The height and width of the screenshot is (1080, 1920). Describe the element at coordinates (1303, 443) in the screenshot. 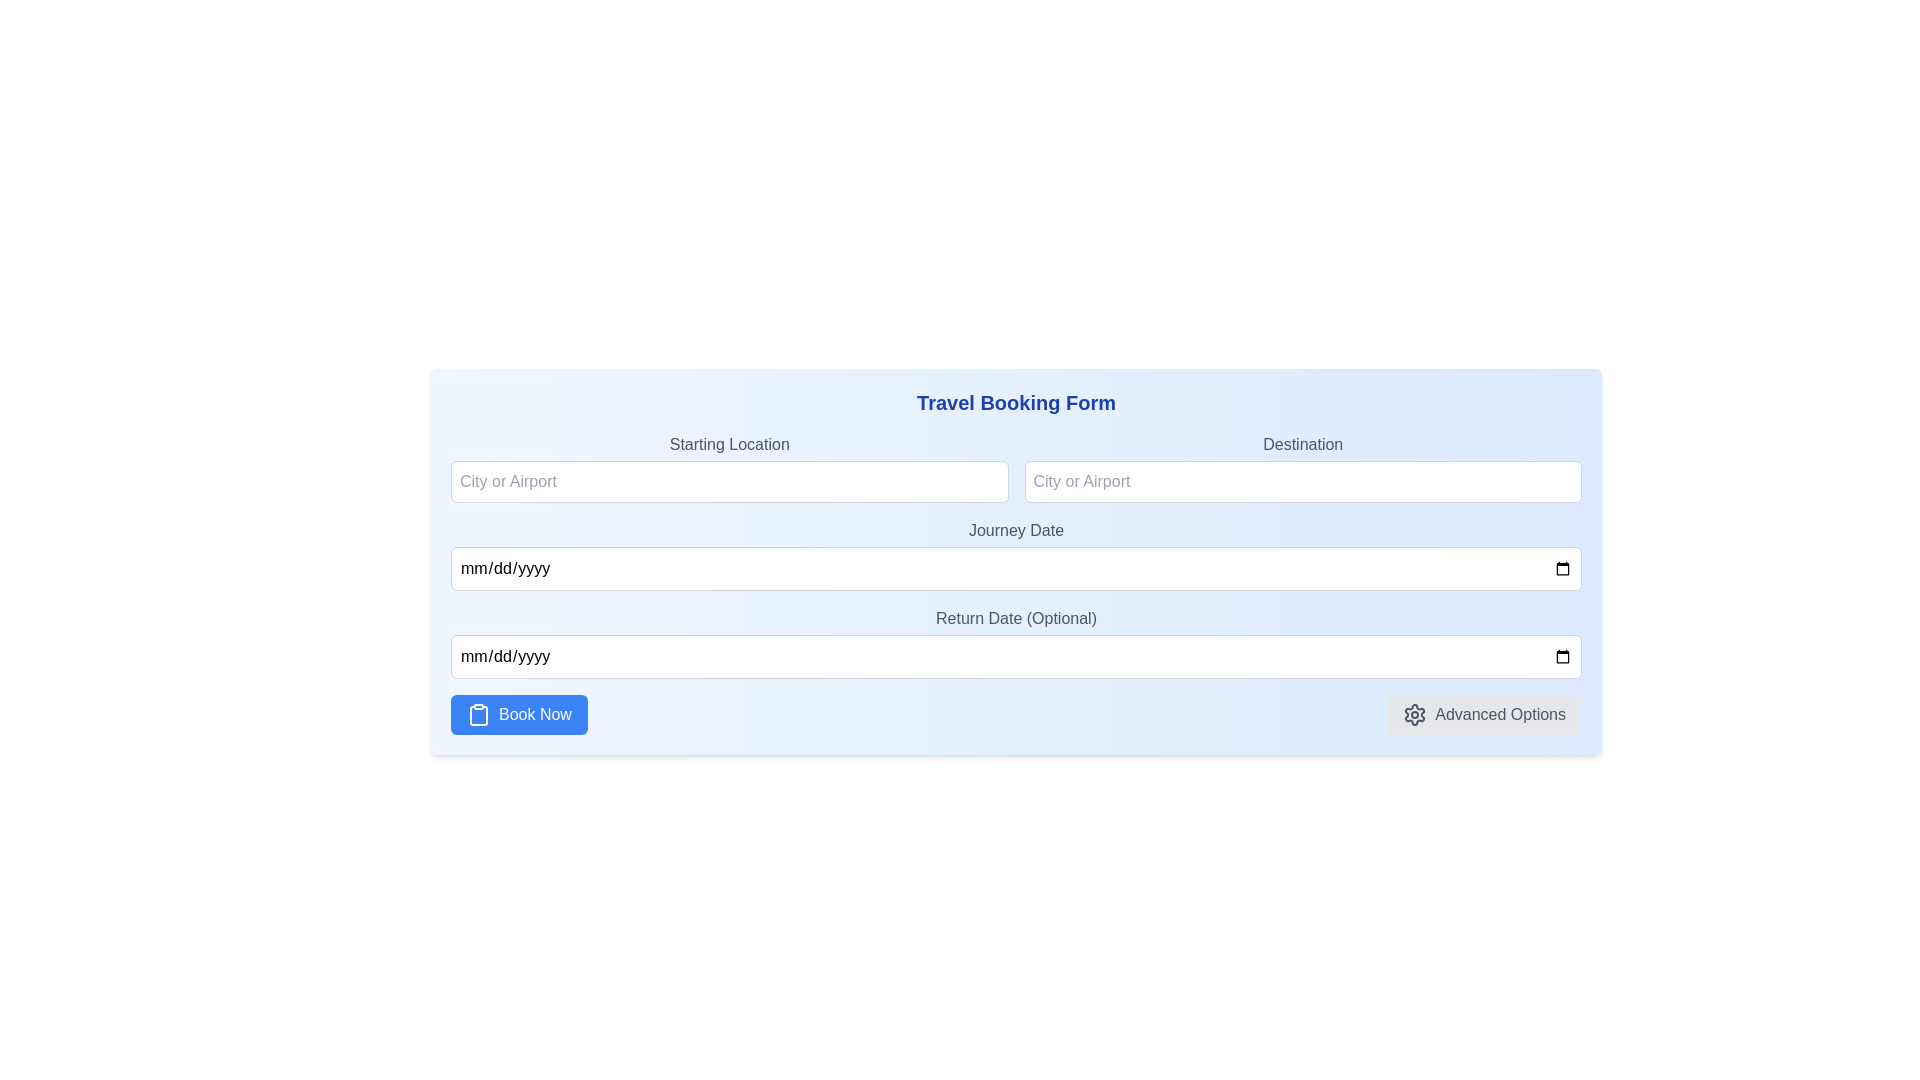

I see `the 'Destination' static label text element, which is styled in gray and positioned above the 'City or Airport' input field in the upper-right part of the interactive panel` at that location.